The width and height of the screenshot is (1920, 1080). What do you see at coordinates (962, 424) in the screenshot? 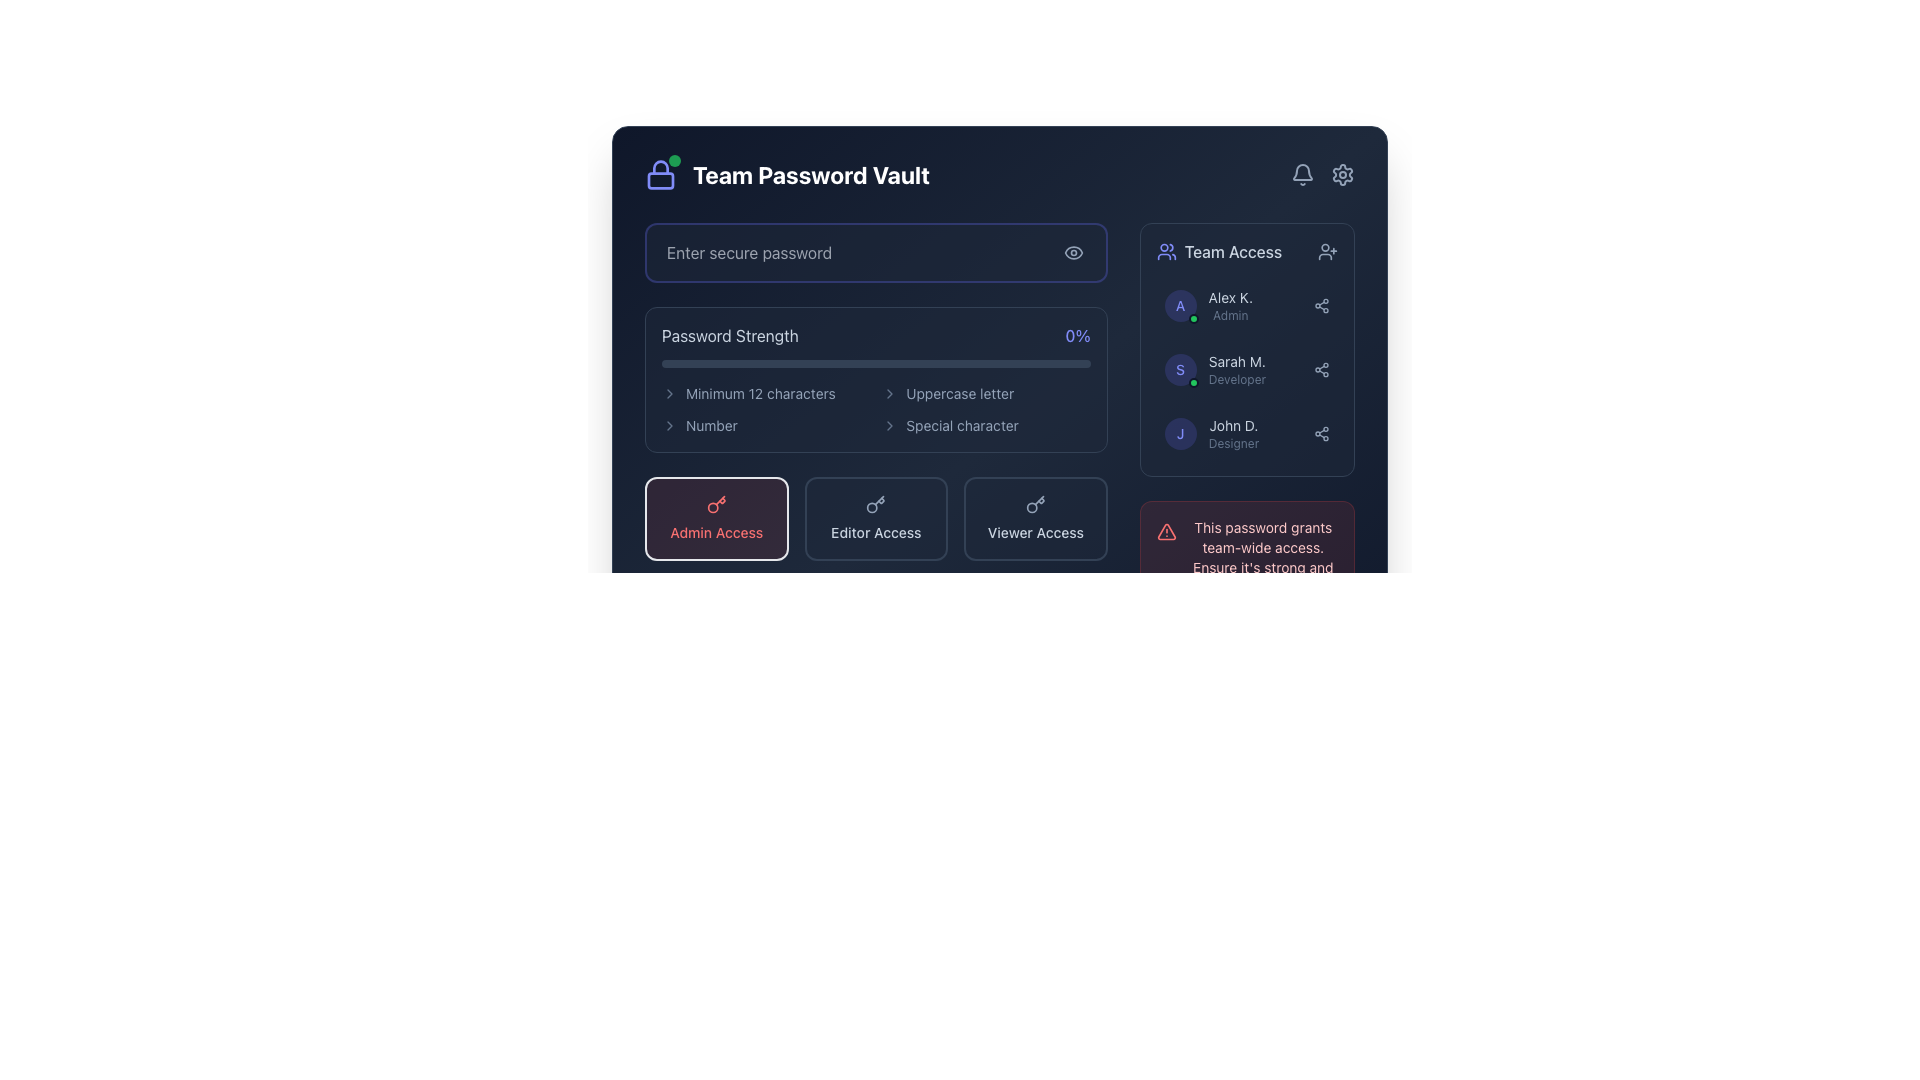
I see `the 'Special character' text label, which is styled in a small-sized sans-serif font and is part of the Password Strength section, positioned near the center-right of the interface` at bounding box center [962, 424].